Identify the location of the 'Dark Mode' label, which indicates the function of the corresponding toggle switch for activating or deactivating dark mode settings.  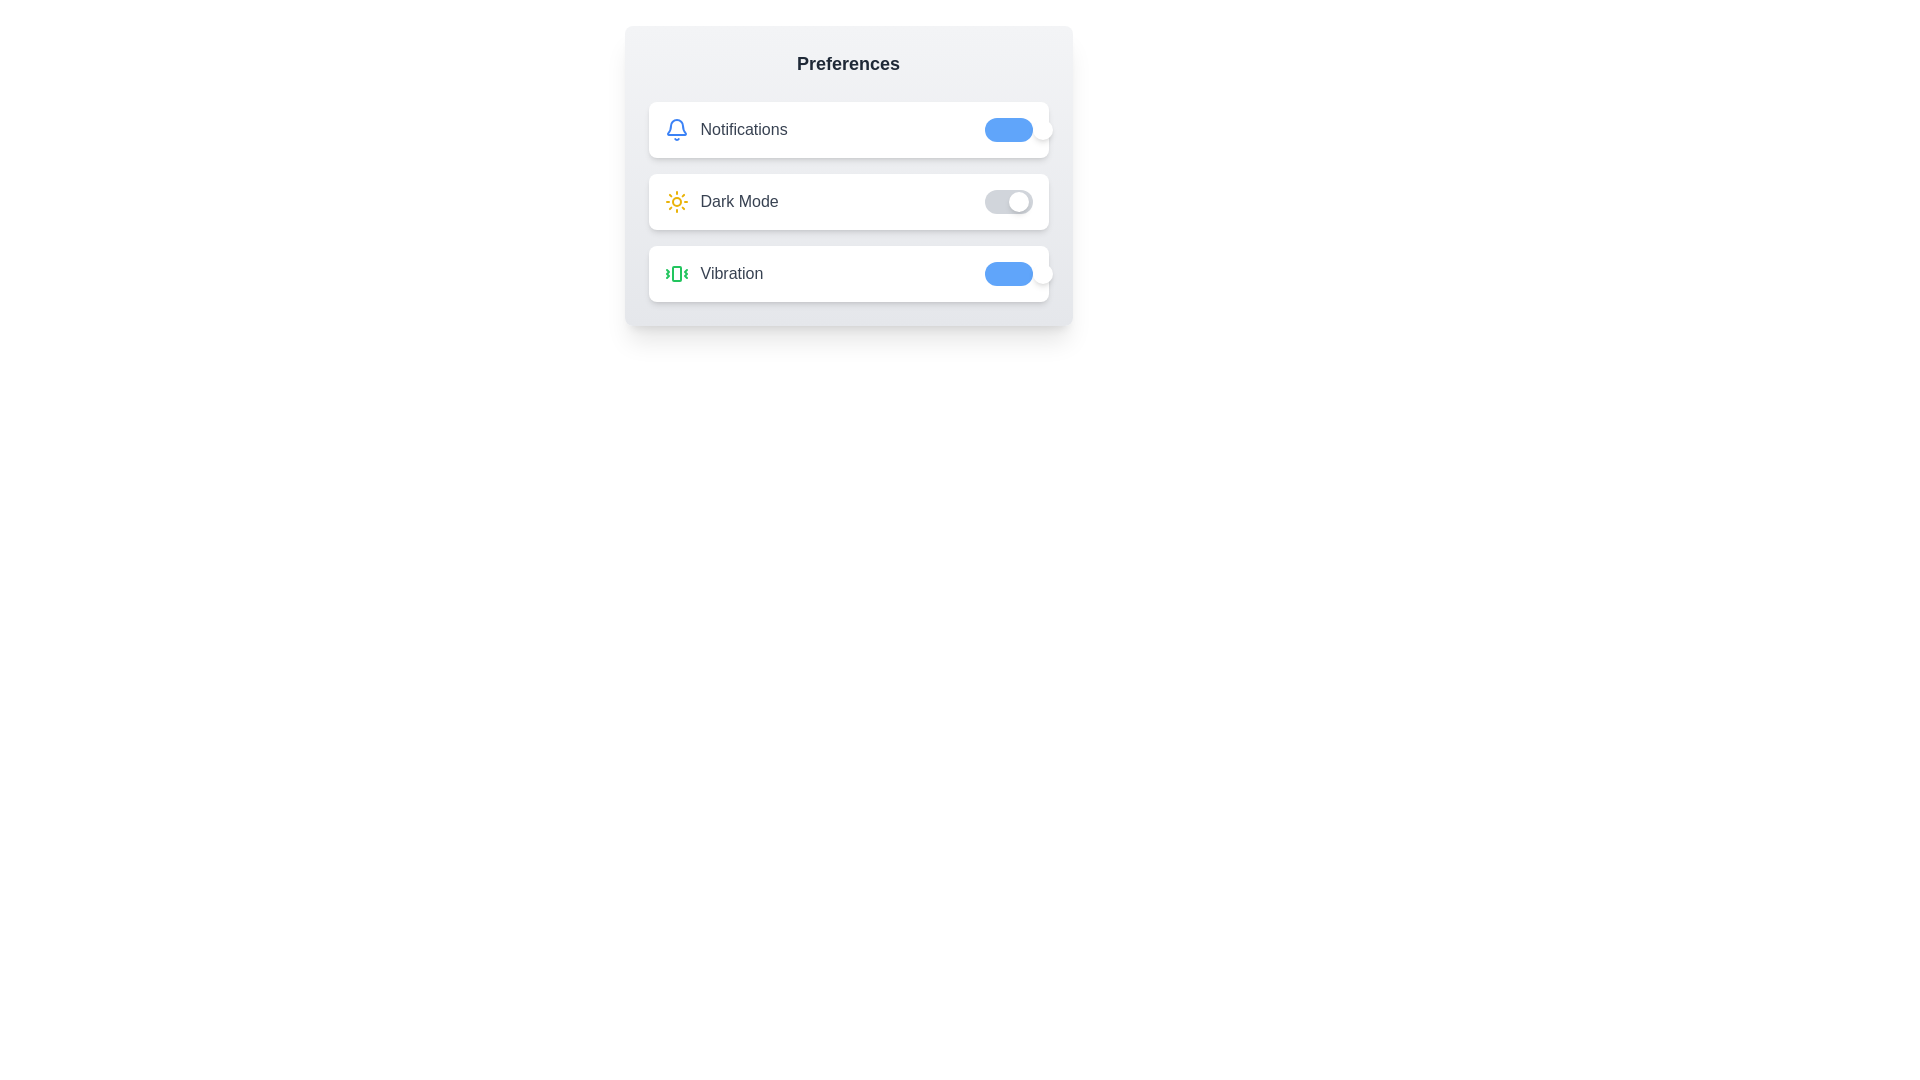
(738, 201).